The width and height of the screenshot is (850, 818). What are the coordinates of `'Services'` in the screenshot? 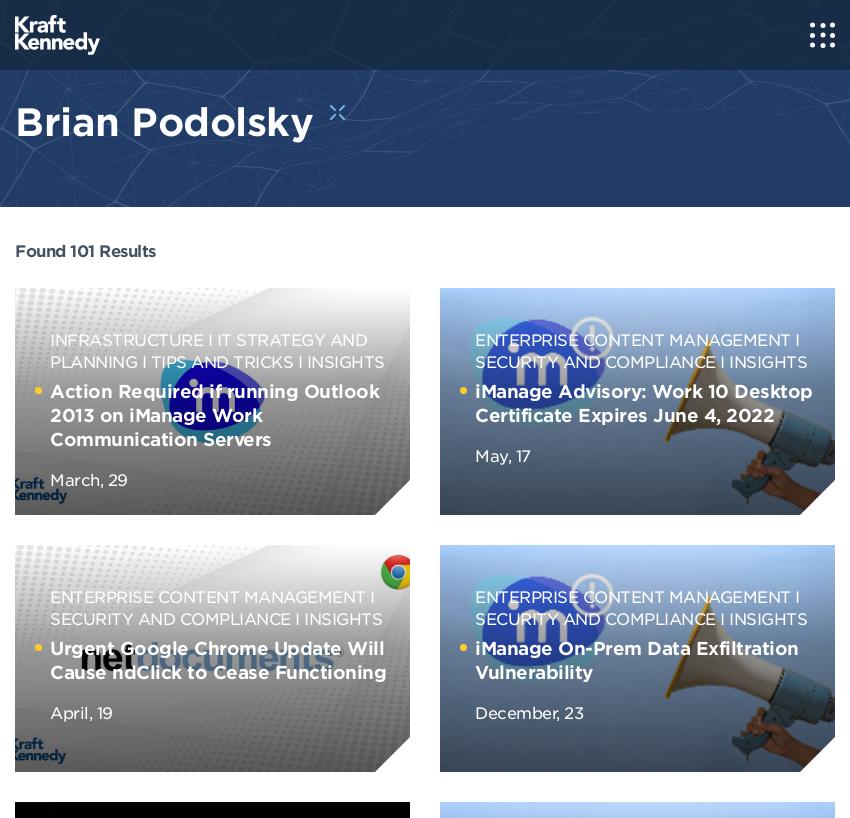 It's located at (48, 163).